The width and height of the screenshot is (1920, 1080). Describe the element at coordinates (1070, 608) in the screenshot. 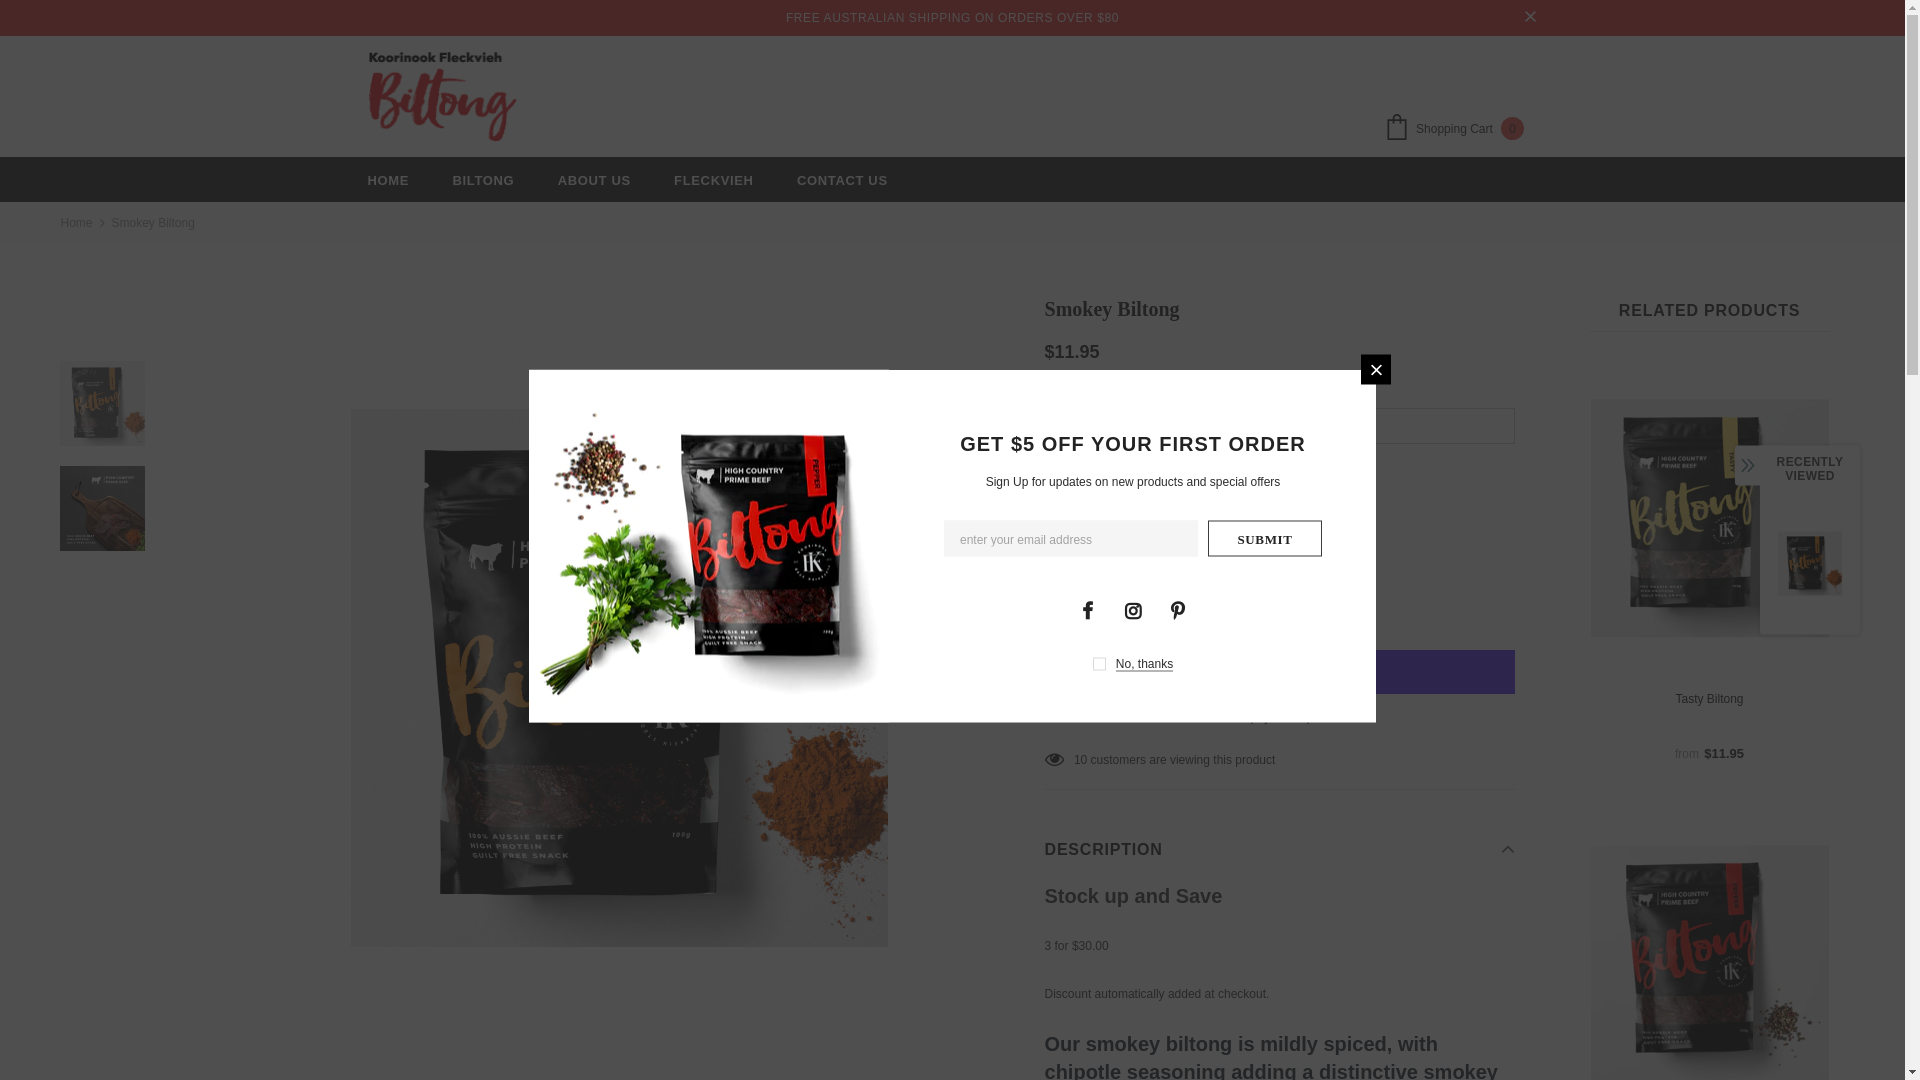

I see `'Facebook'` at that location.